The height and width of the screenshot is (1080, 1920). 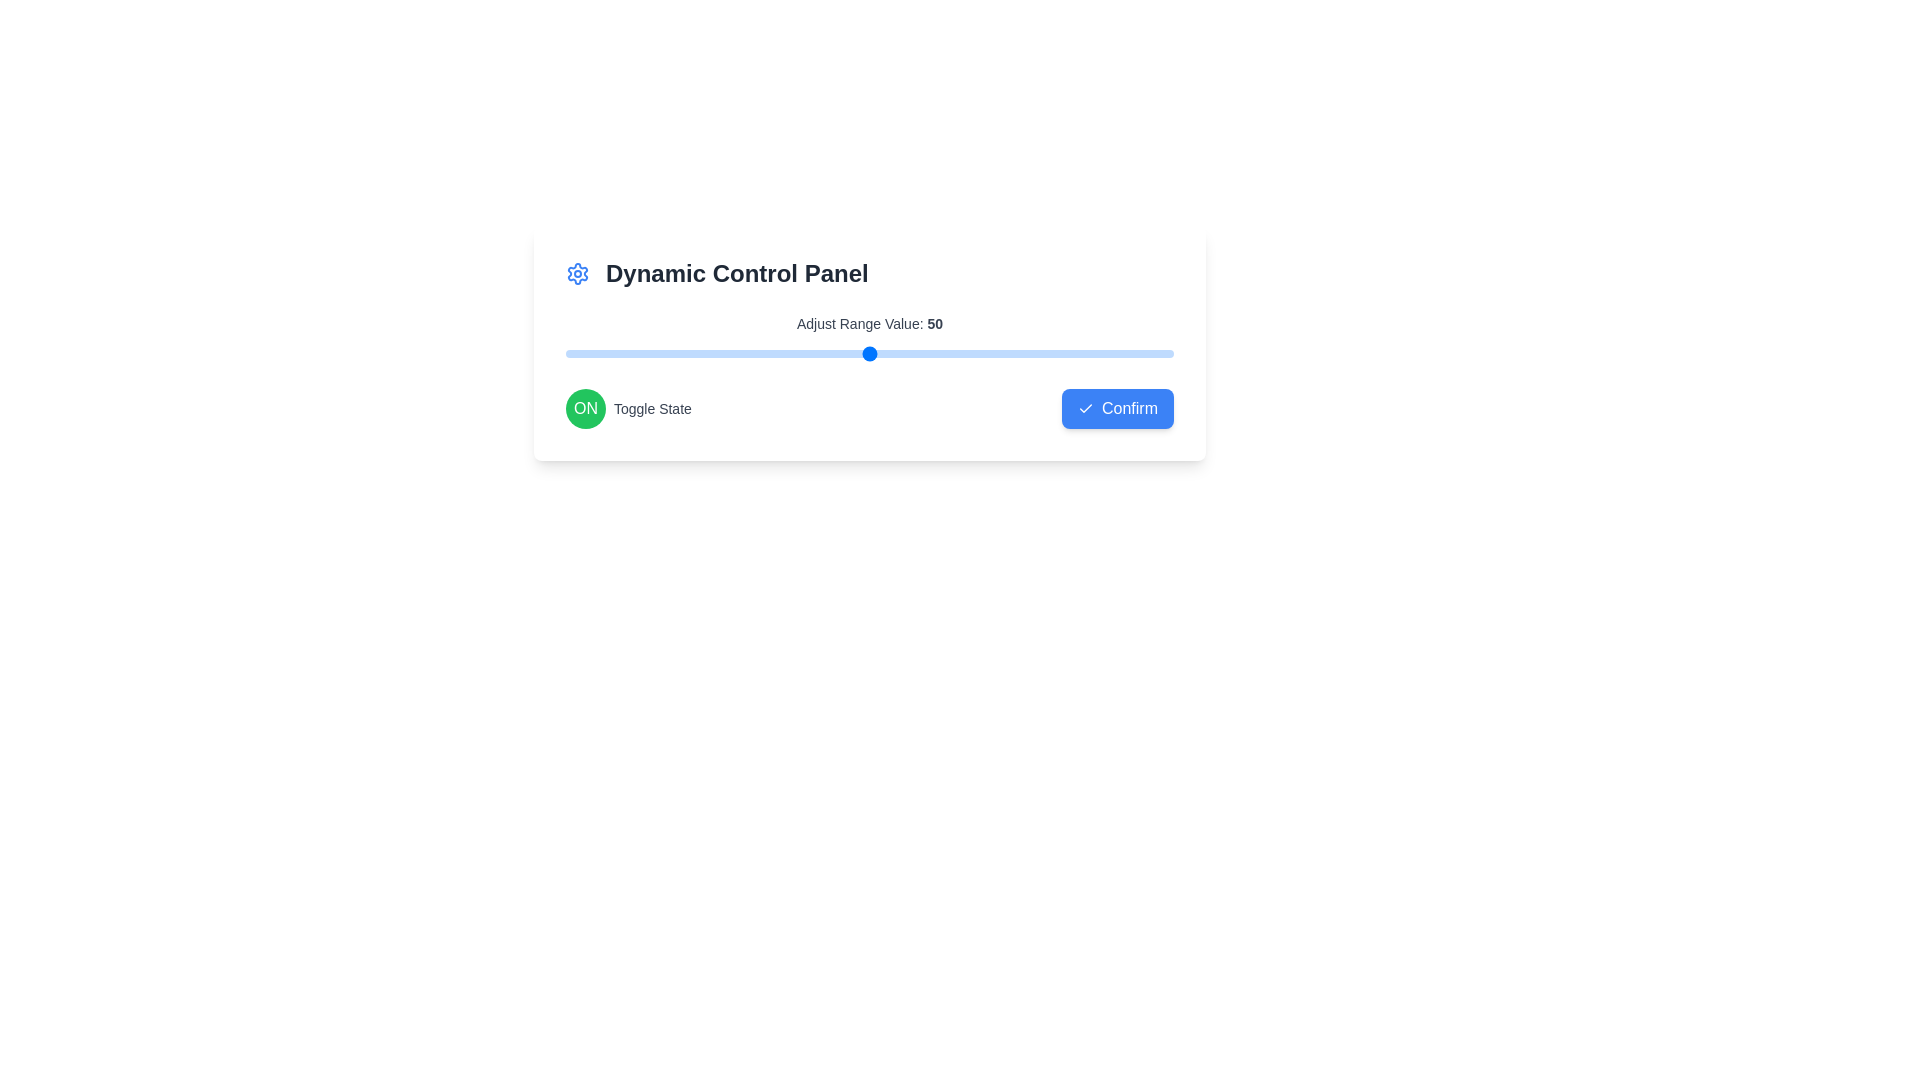 I want to click on the checkmark icon that visually reinforces the 'Confirm' button, located on the left side of the button in the lower right section of the interface, so click(x=1084, y=407).